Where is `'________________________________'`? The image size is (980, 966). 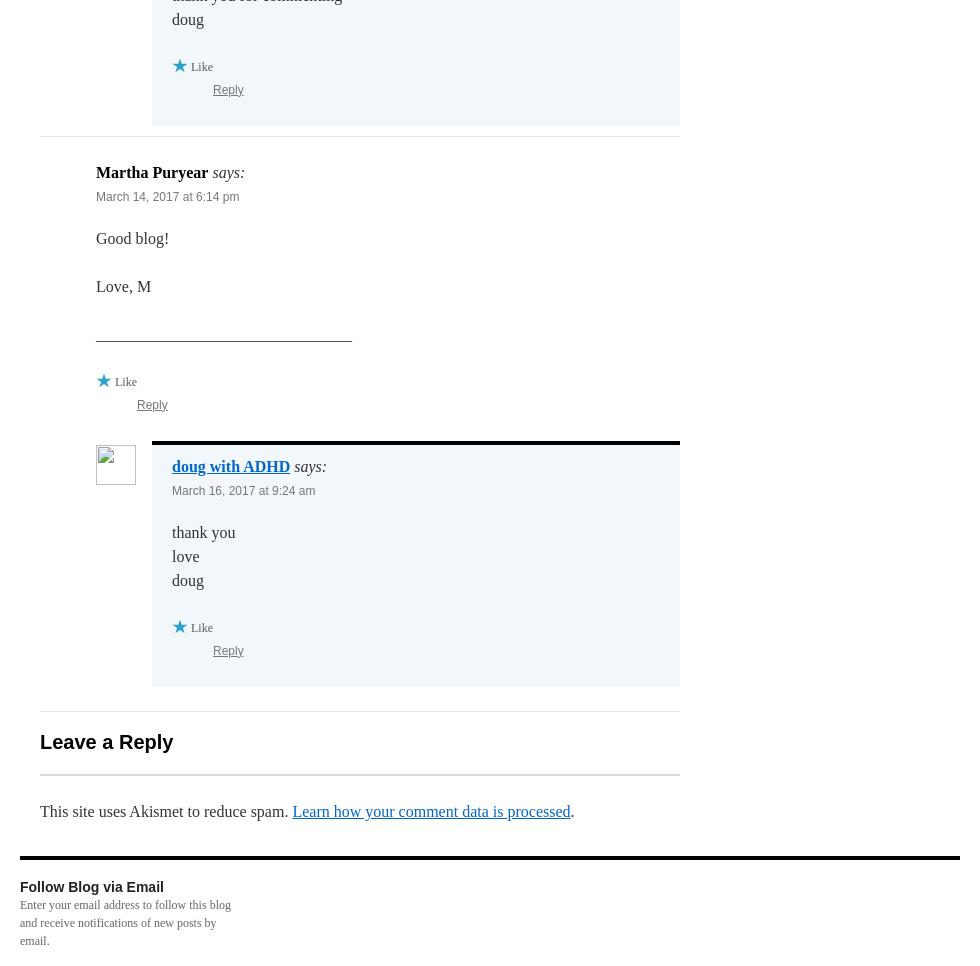
'________________________________' is located at coordinates (224, 333).